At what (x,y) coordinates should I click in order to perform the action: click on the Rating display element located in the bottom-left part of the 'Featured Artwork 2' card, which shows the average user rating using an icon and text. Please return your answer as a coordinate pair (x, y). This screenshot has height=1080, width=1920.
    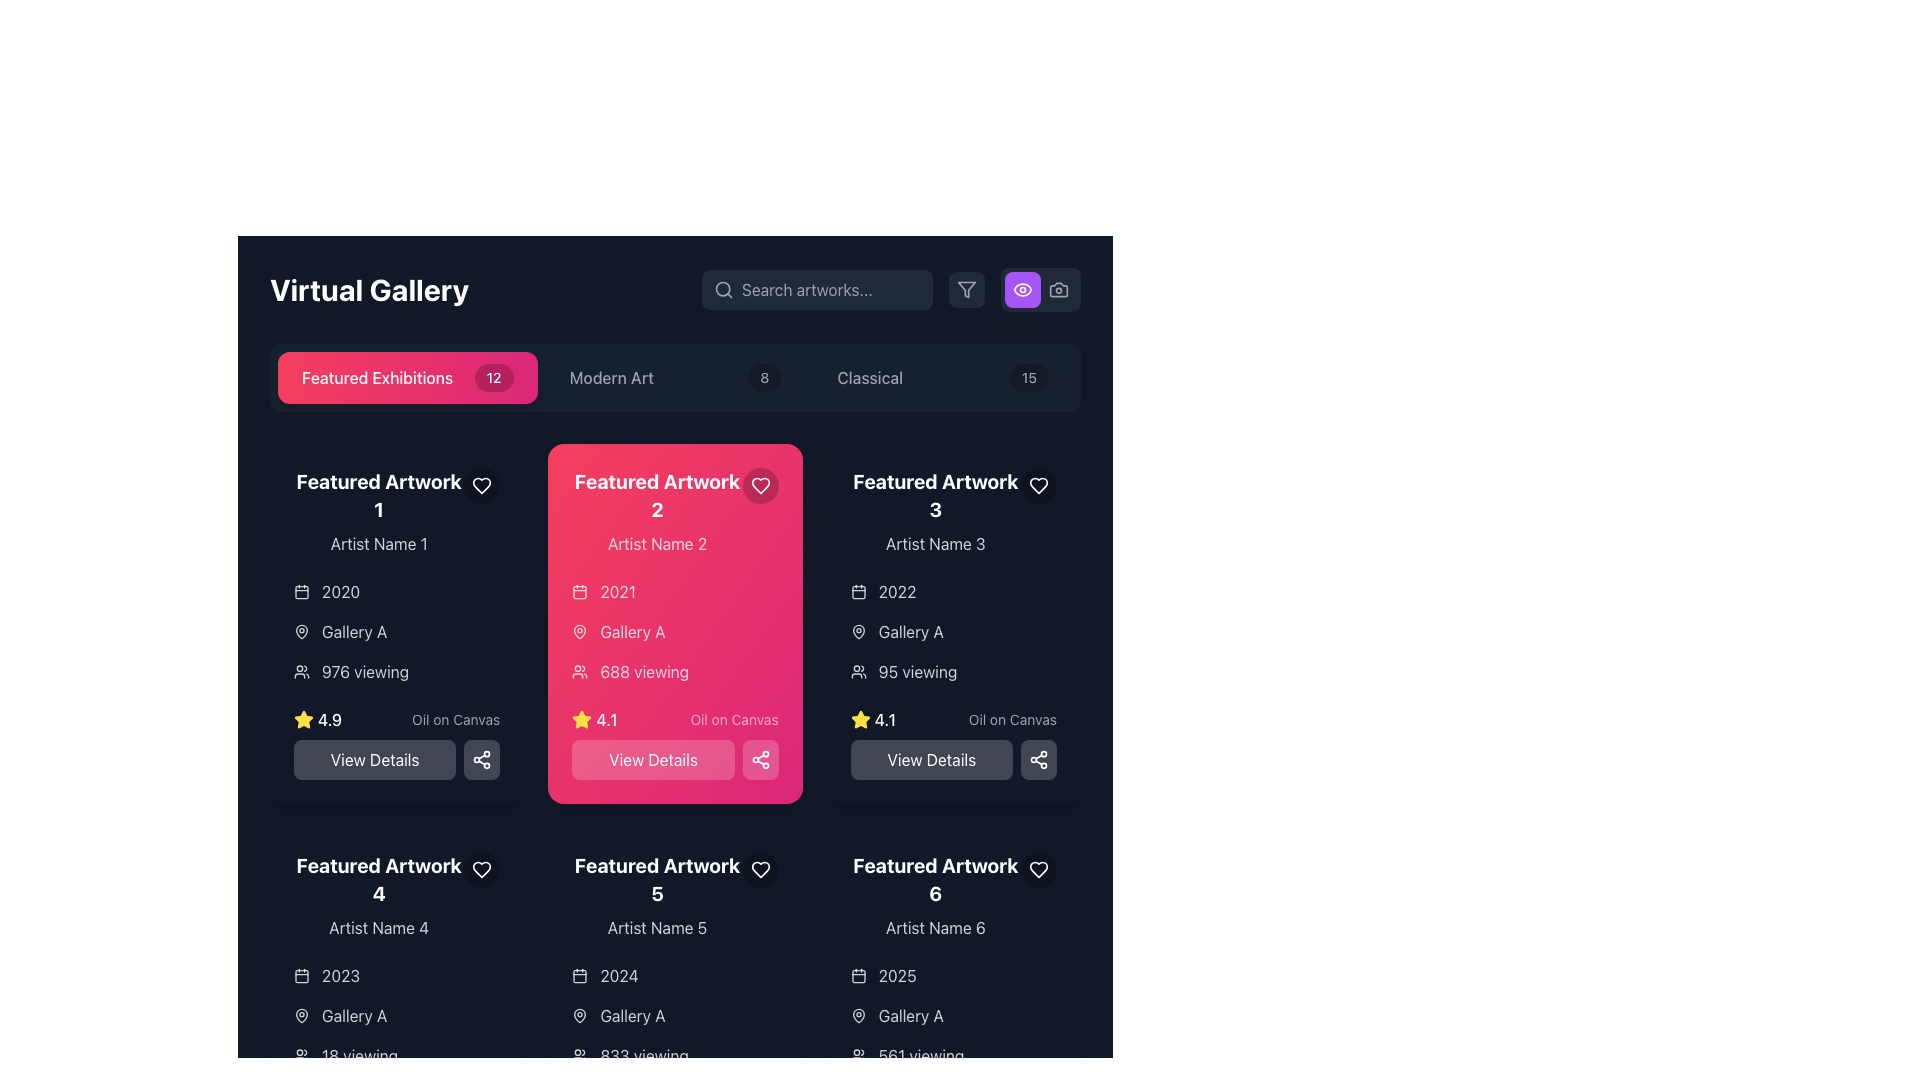
    Looking at the image, I should click on (594, 720).